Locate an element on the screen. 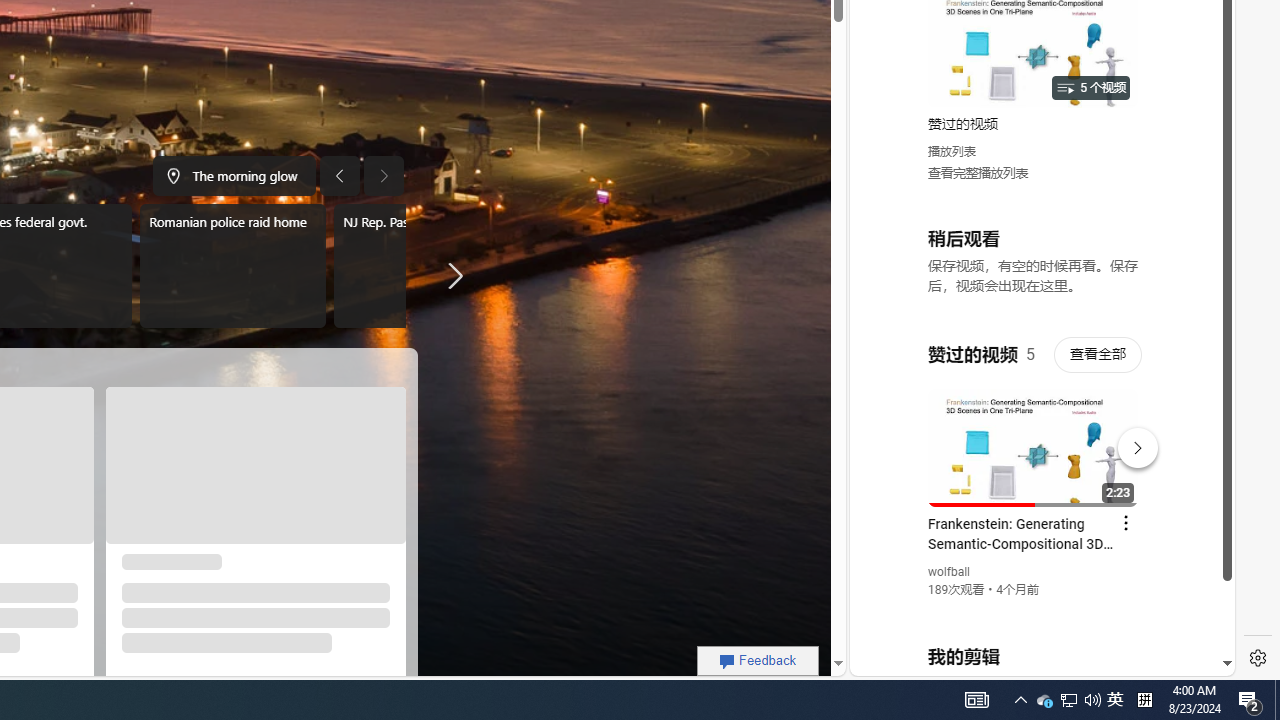  'Romanian police raid home' is located at coordinates (232, 265).